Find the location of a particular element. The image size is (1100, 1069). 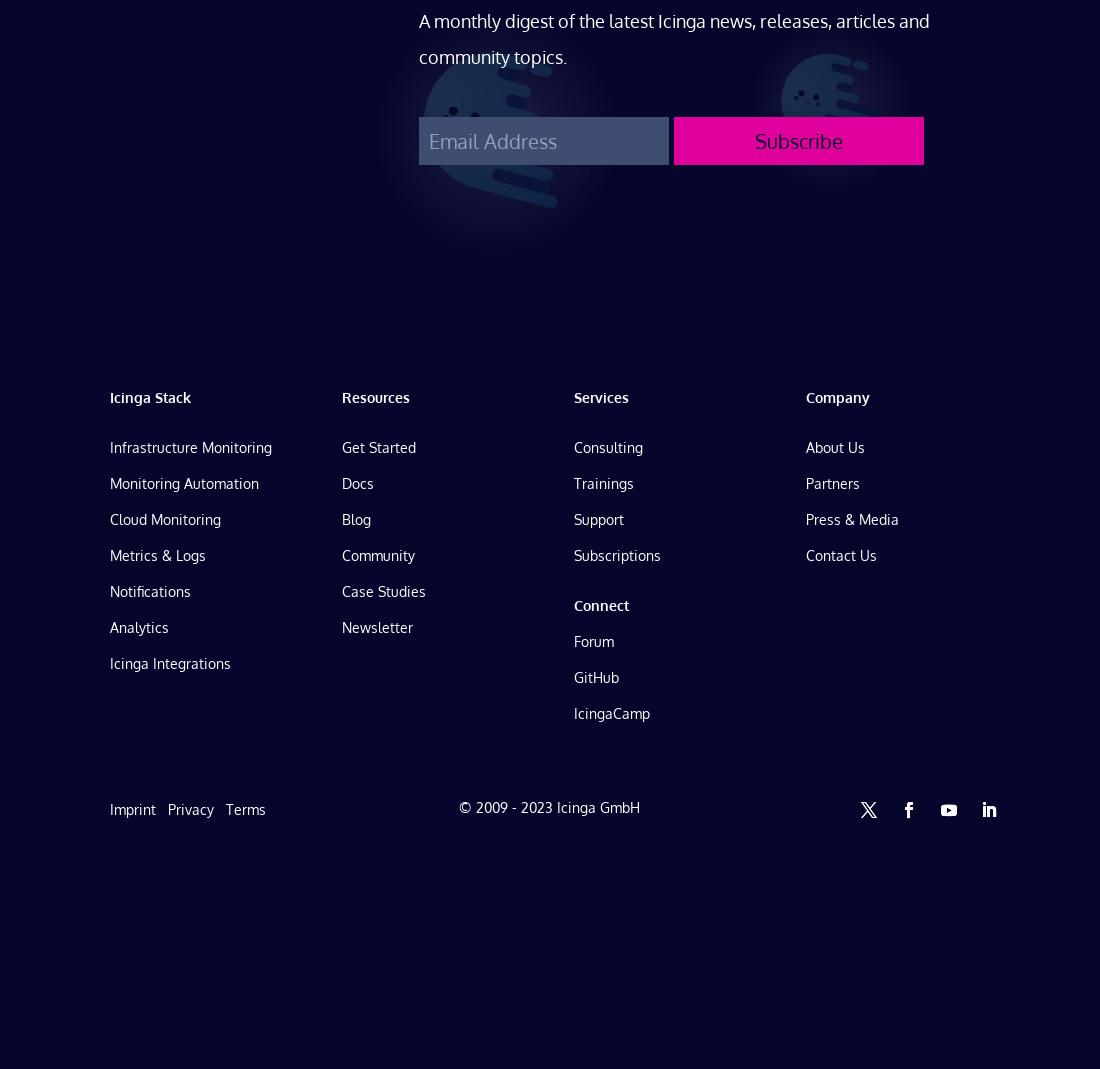

'A monthly digest of the latest Icinga news, releases, articles and community topics.' is located at coordinates (674, 36).